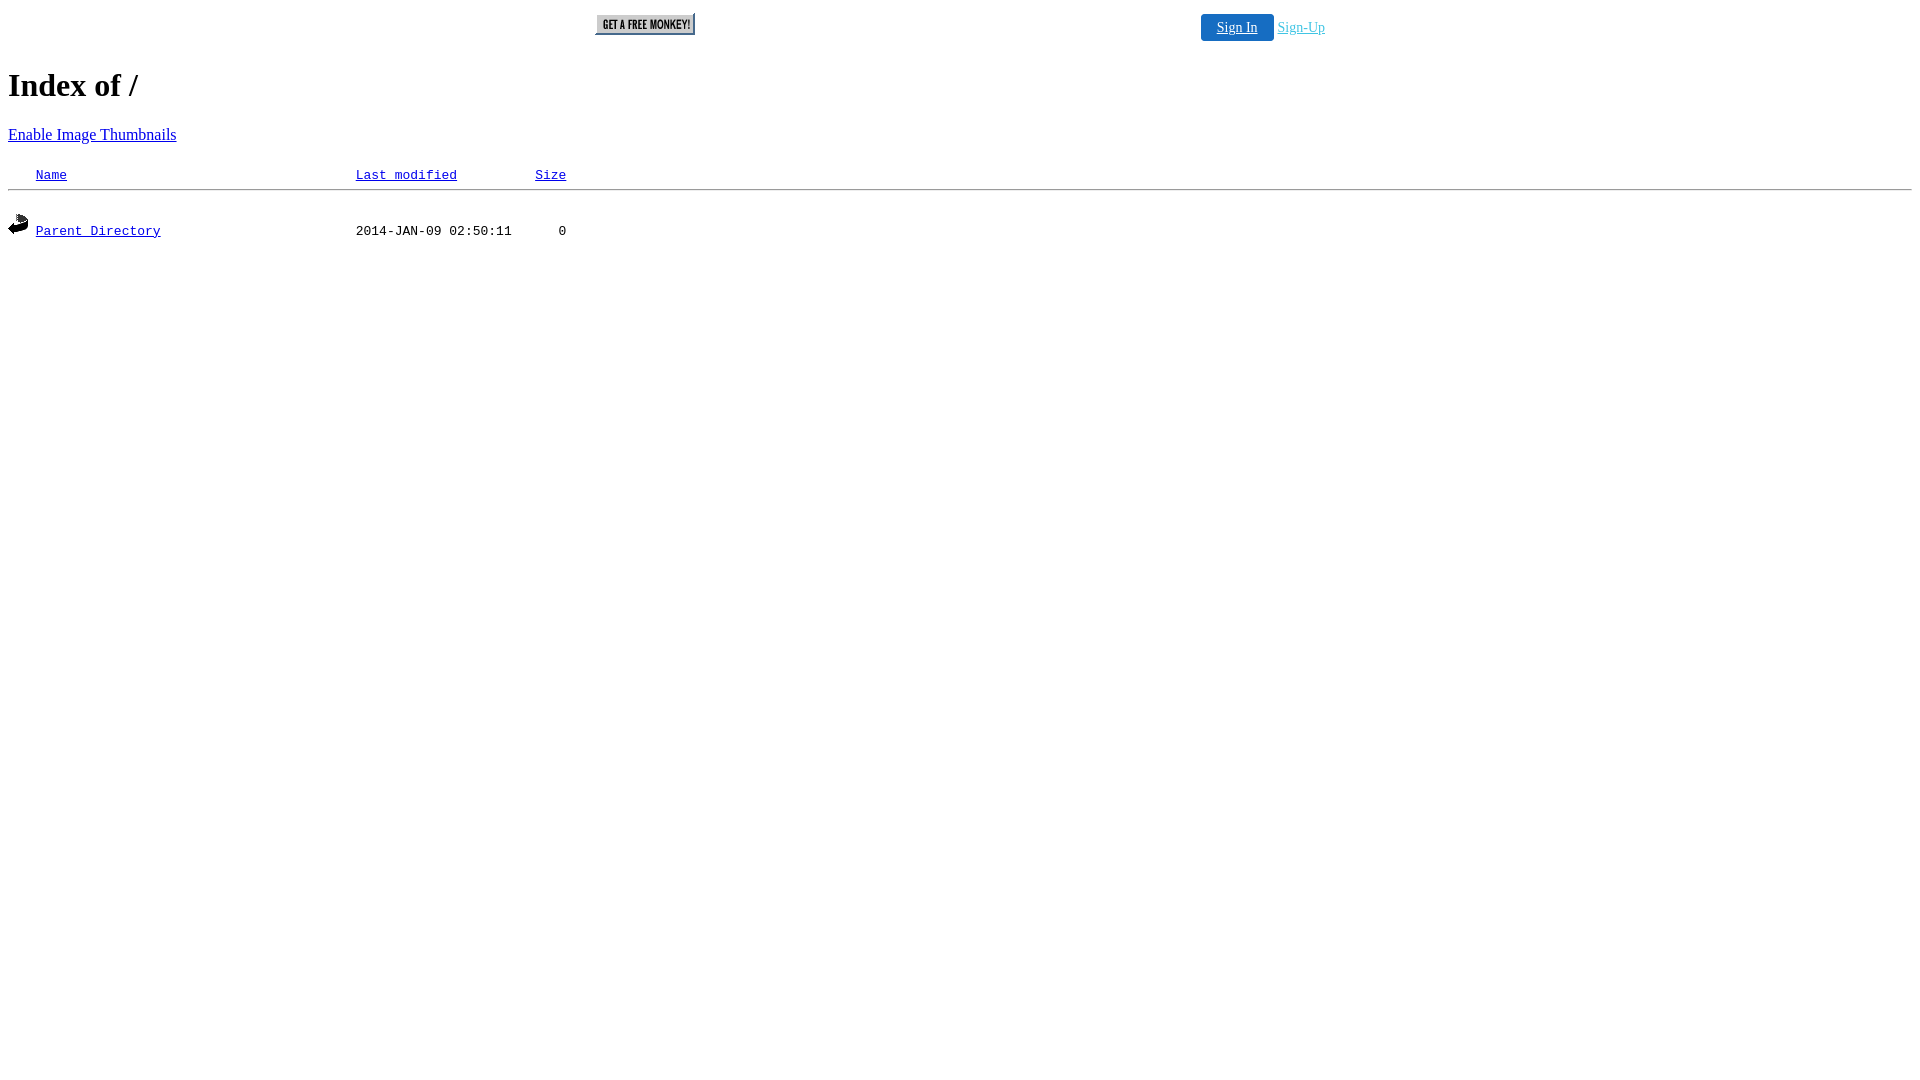  Describe the element at coordinates (534, 174) in the screenshot. I see `'Size'` at that location.